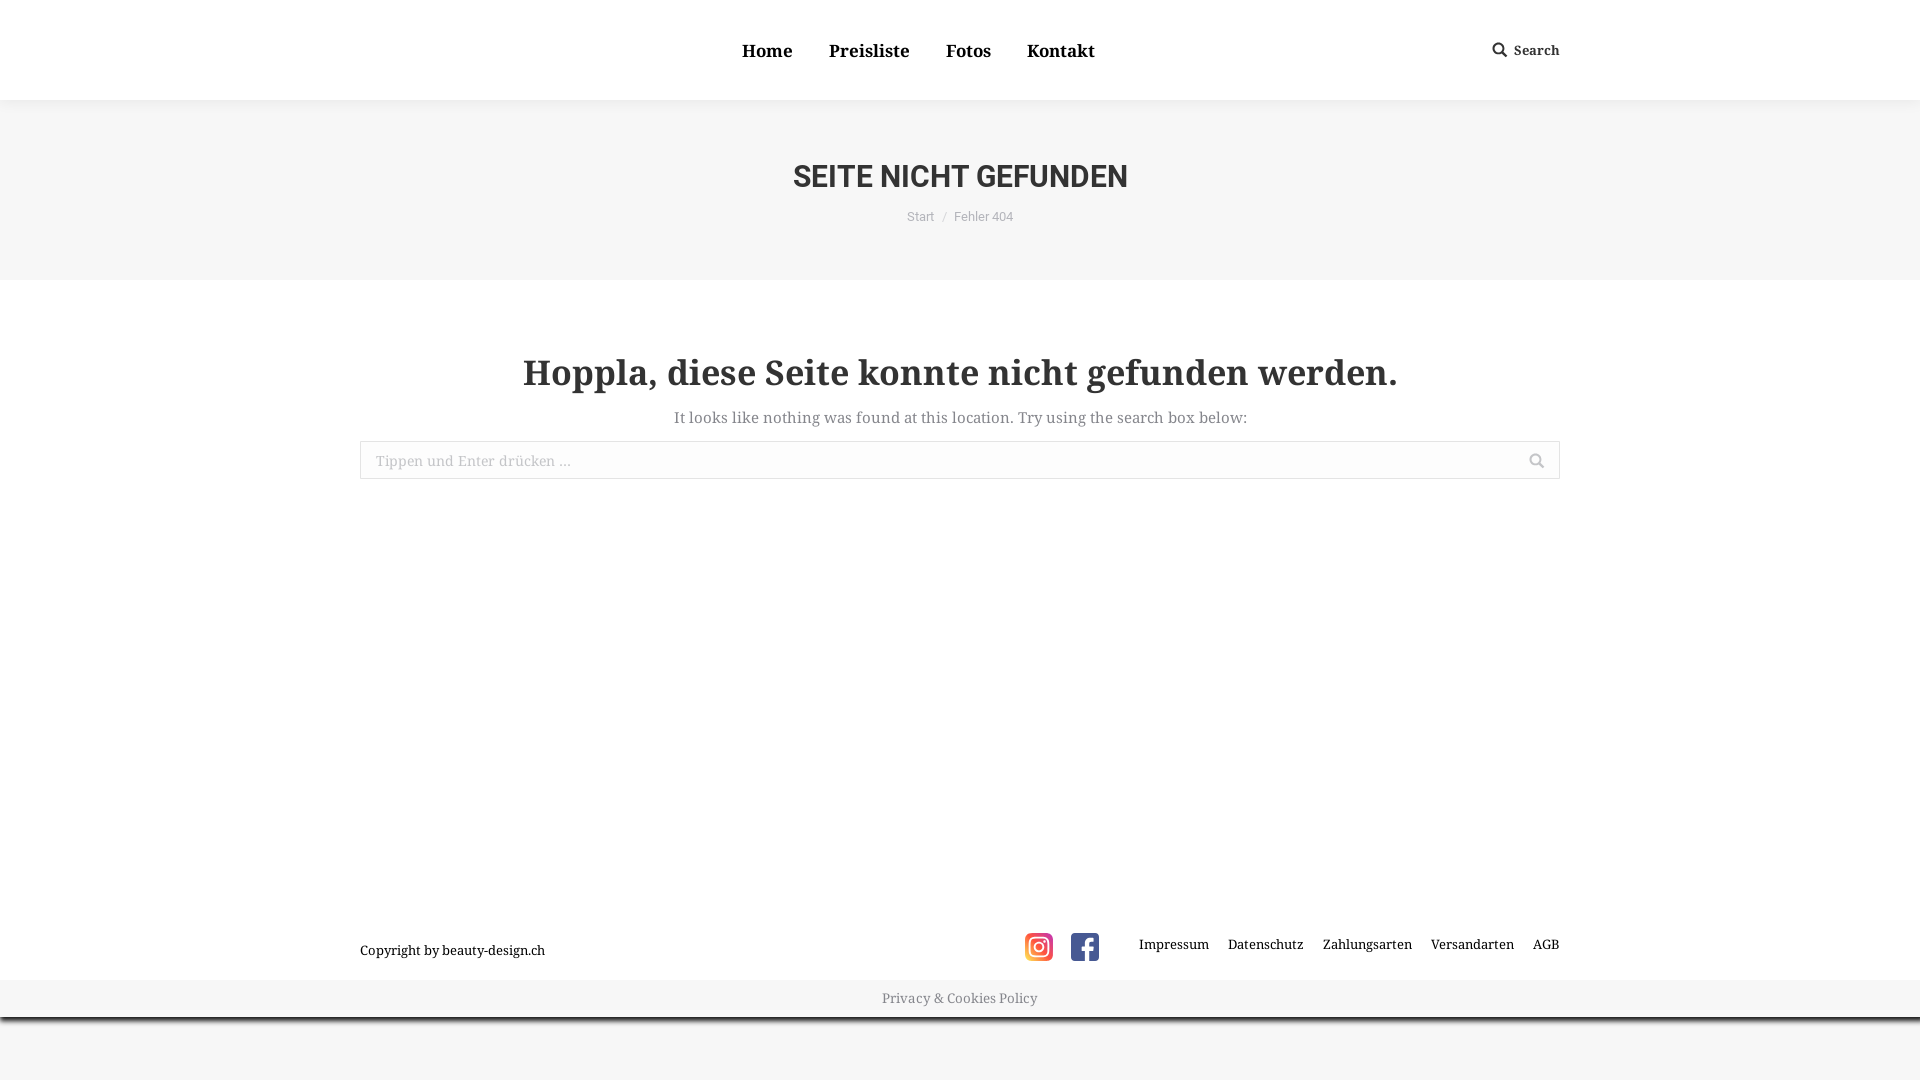  Describe the element at coordinates (737, 49) in the screenshot. I see `'Home'` at that location.